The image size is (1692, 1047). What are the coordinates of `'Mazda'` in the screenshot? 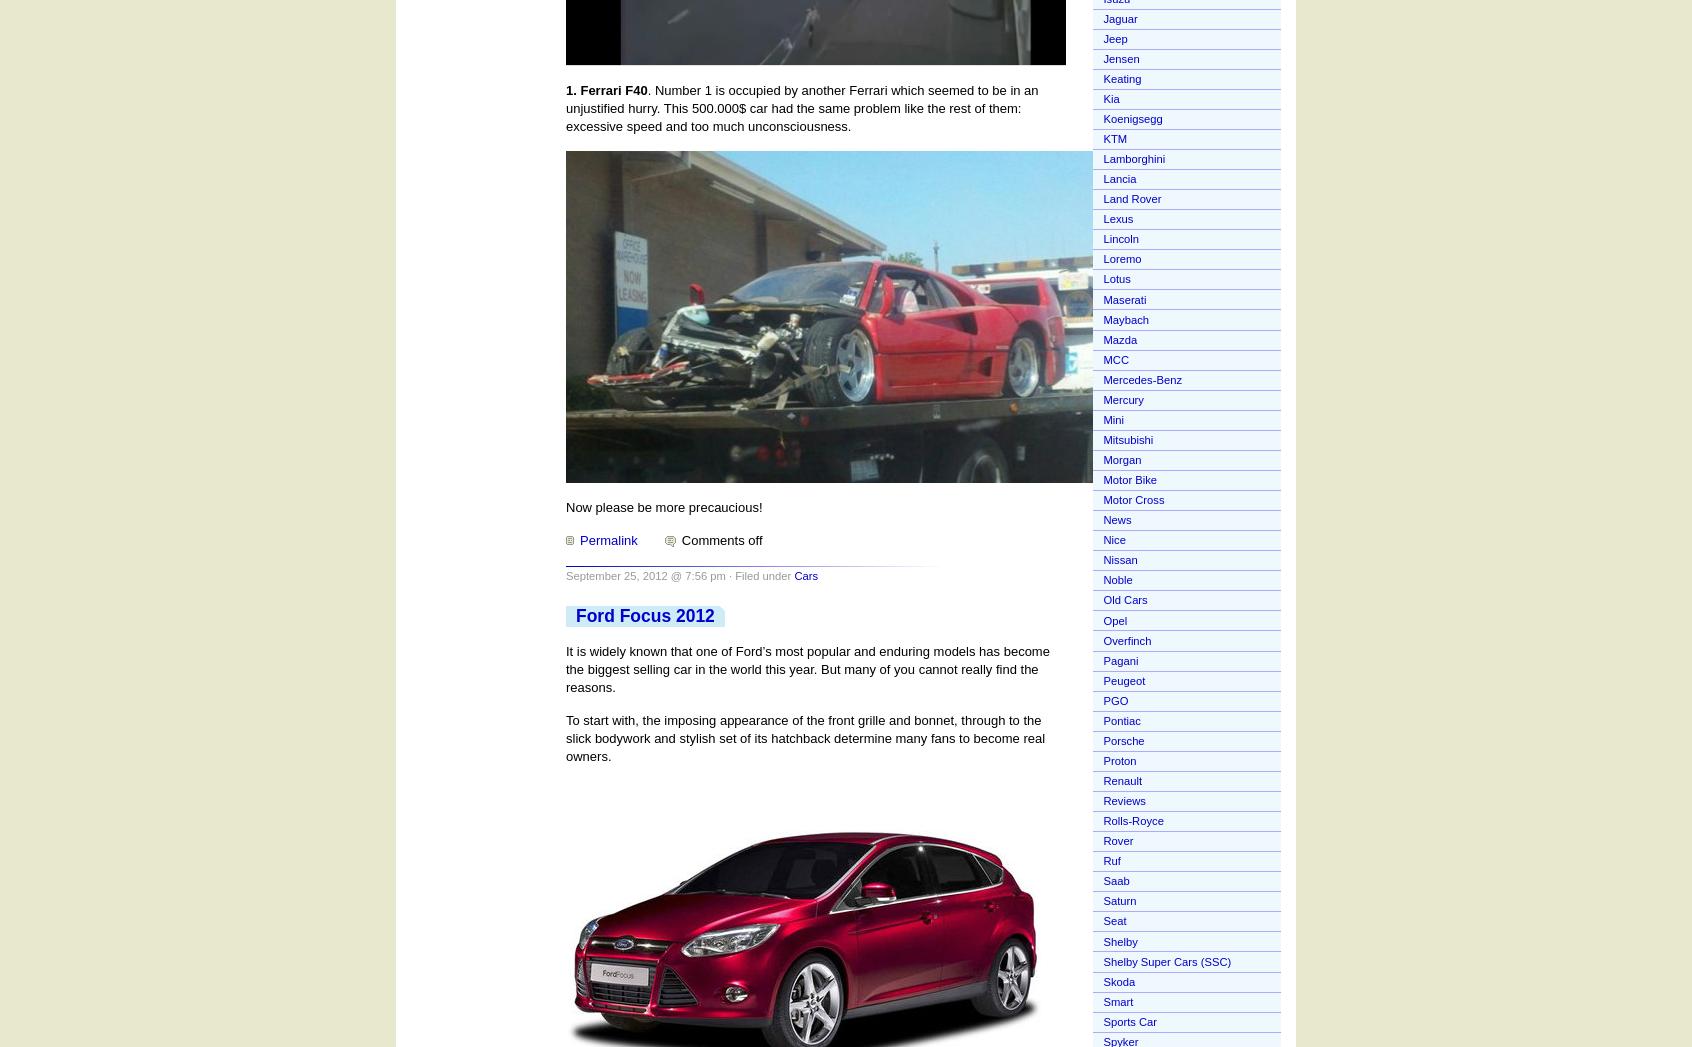 It's located at (1103, 339).